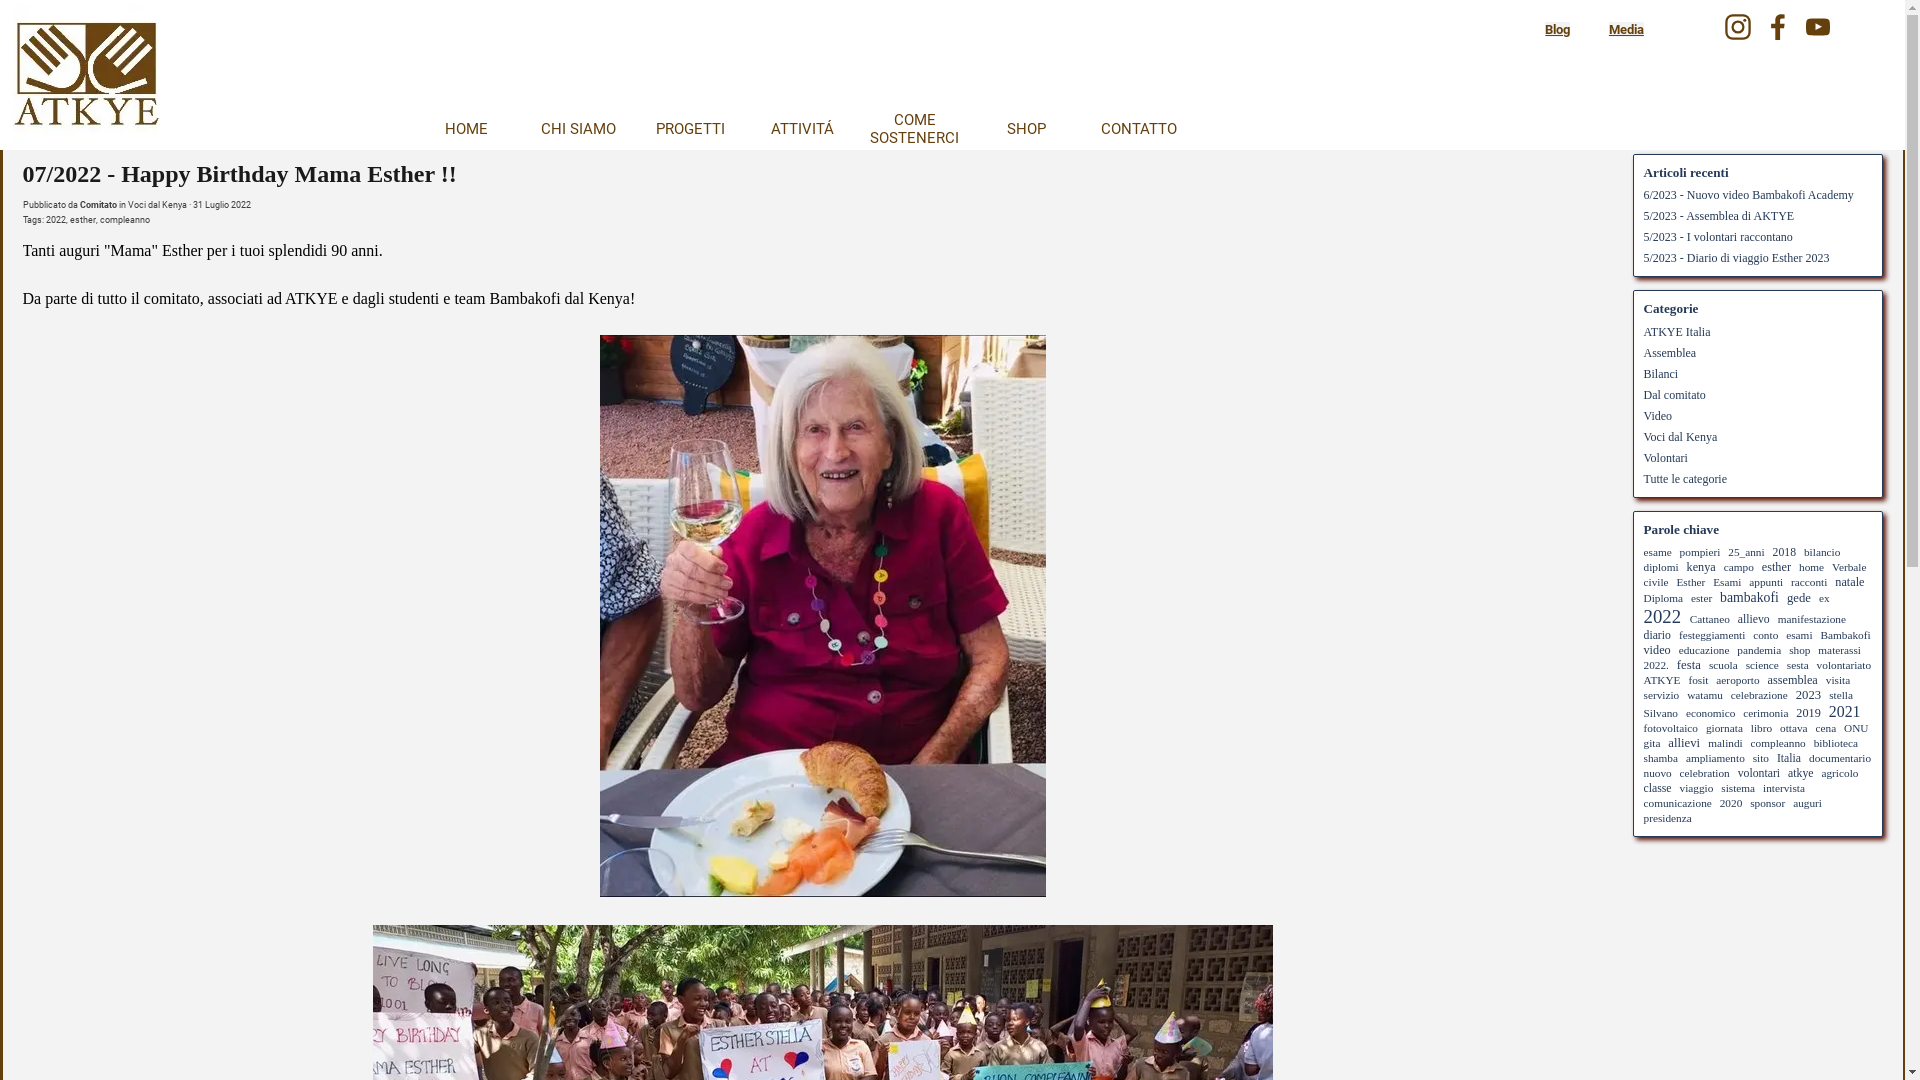 Image resolution: width=1920 pixels, height=1080 pixels. I want to click on 'Cattaneo', so click(1708, 617).